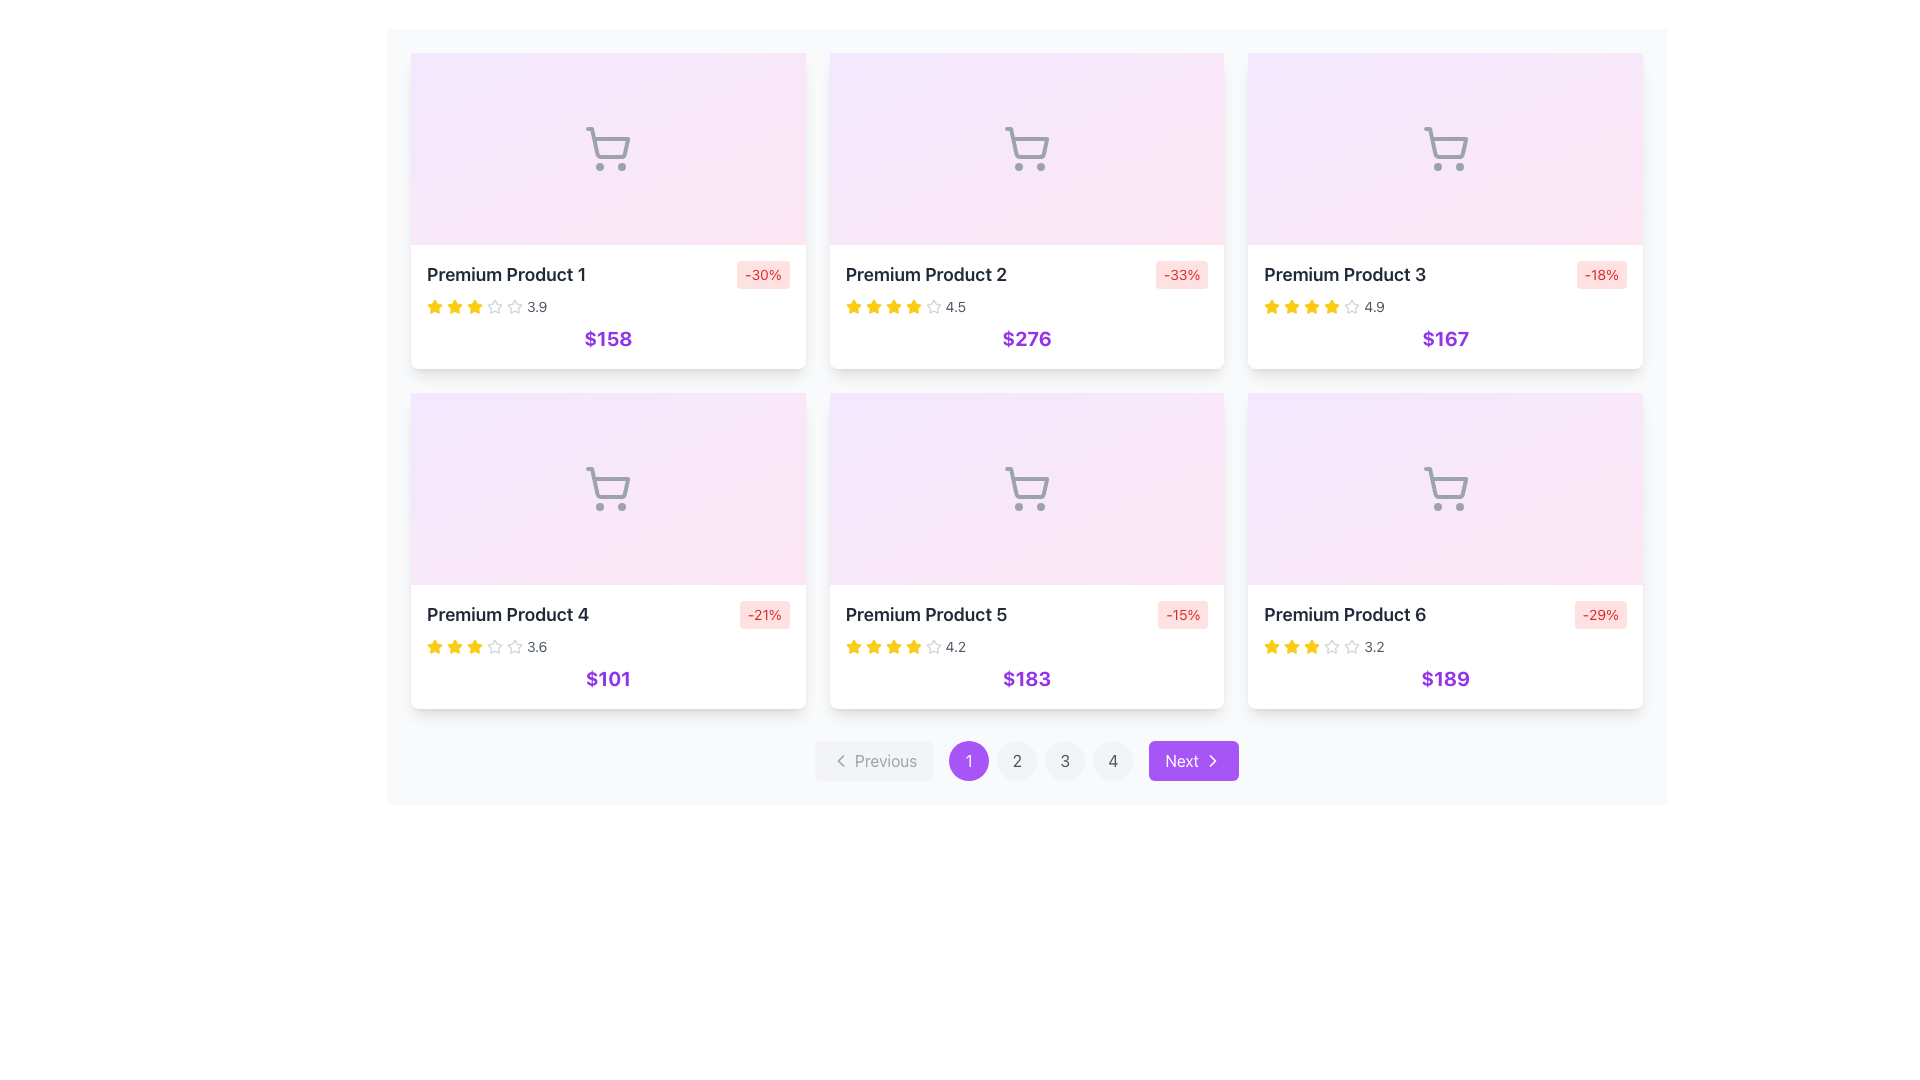  What do you see at coordinates (873, 306) in the screenshot?
I see `the second filled star icon in the rating system of the Premium Product 2 card located at the top center of the grid` at bounding box center [873, 306].